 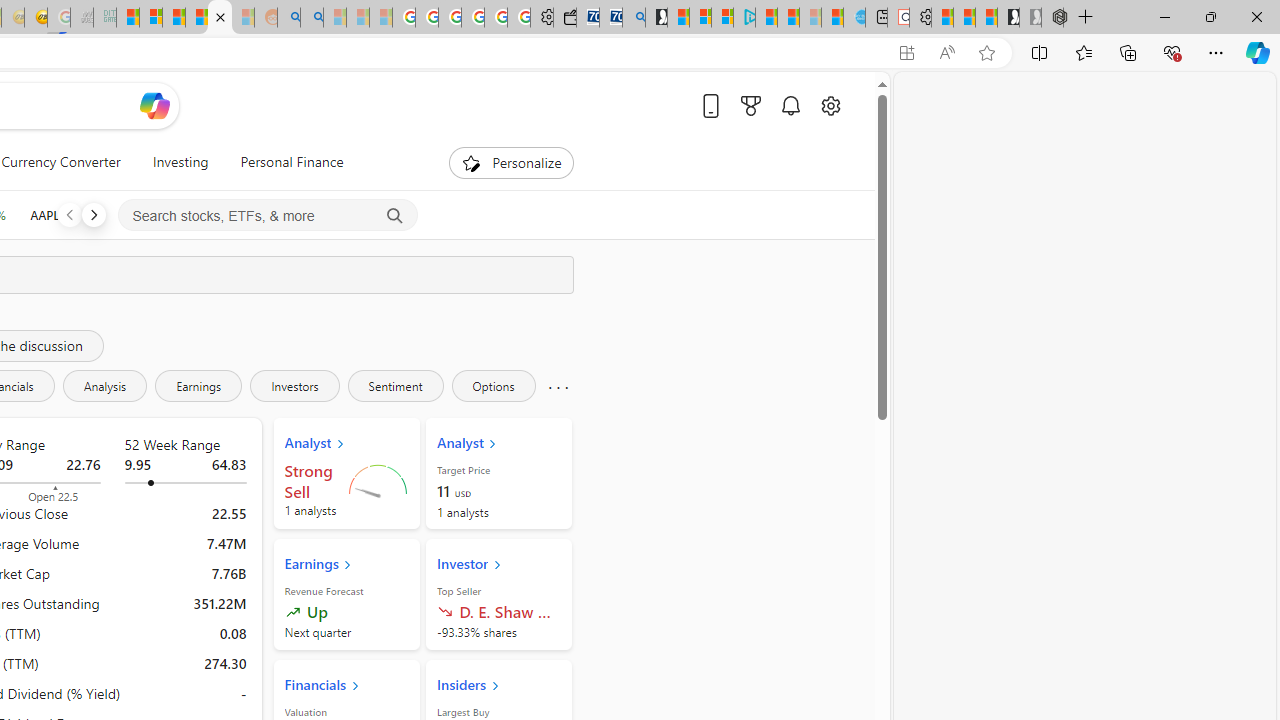 What do you see at coordinates (395, 385) in the screenshot?
I see `'Sentiment'` at bounding box center [395, 385].